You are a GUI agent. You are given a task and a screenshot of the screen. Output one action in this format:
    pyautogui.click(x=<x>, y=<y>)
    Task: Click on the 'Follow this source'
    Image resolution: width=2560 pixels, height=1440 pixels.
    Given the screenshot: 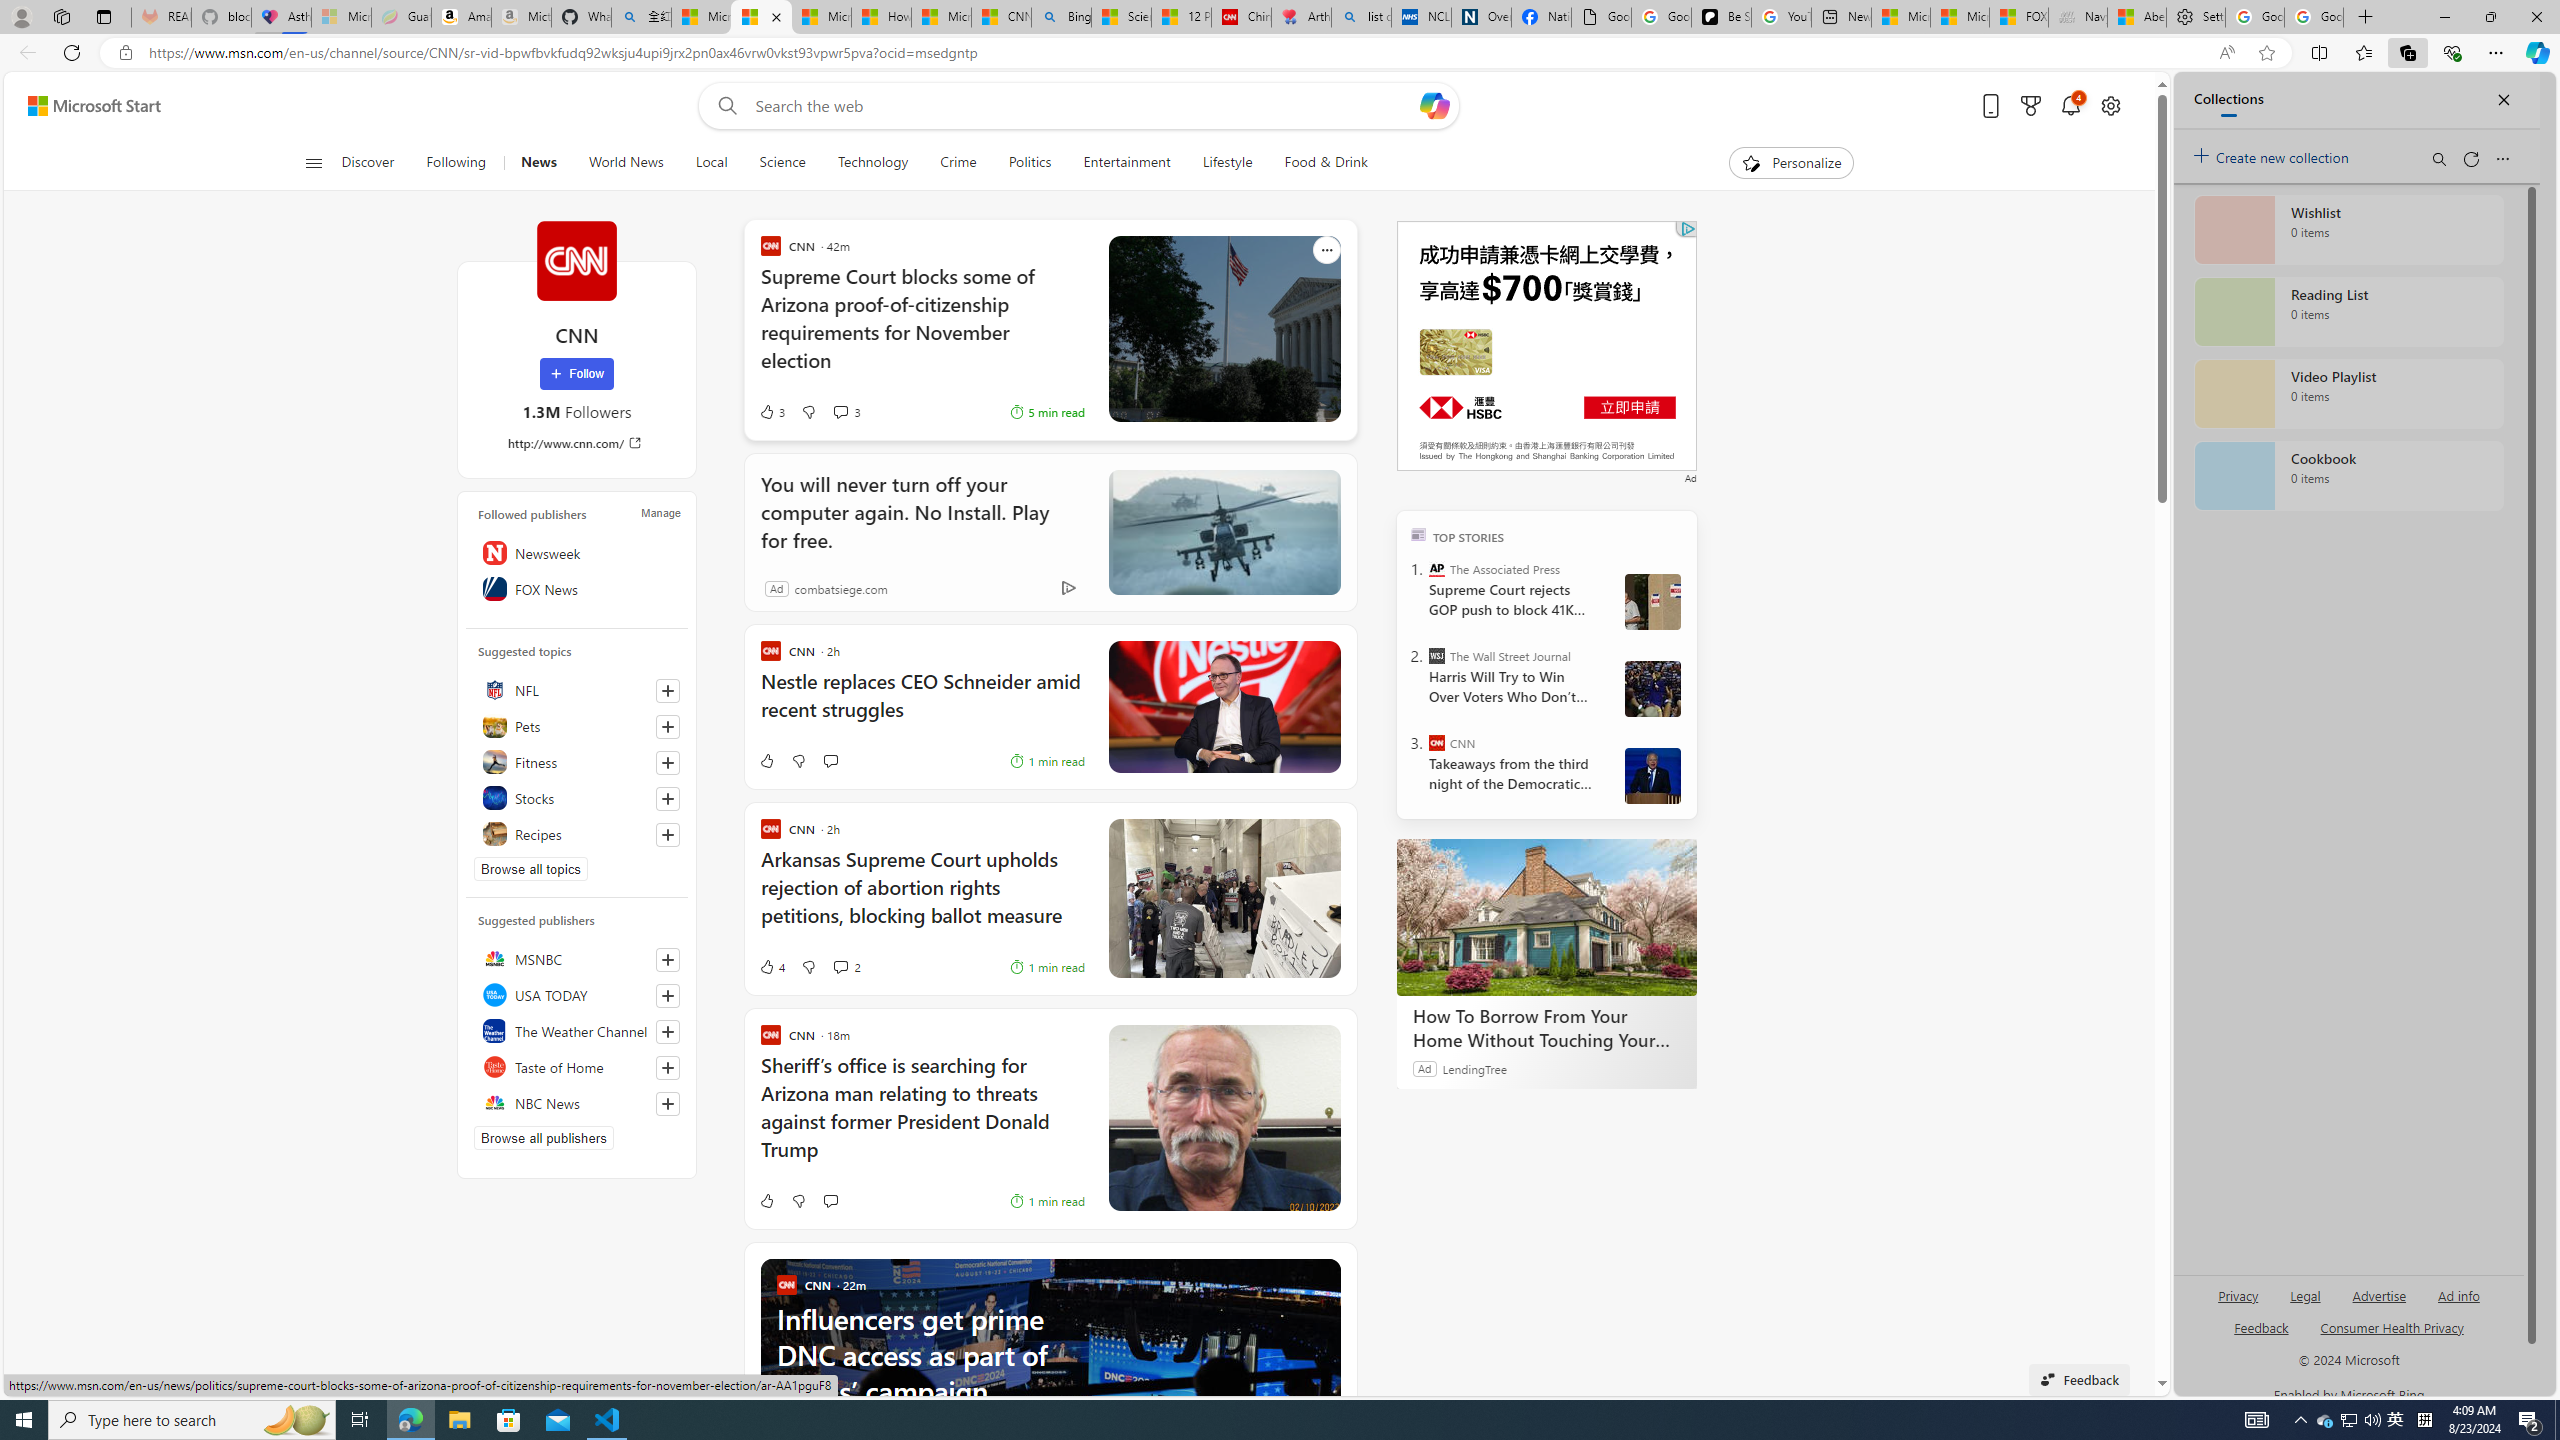 What is the action you would take?
    pyautogui.click(x=668, y=1102)
    